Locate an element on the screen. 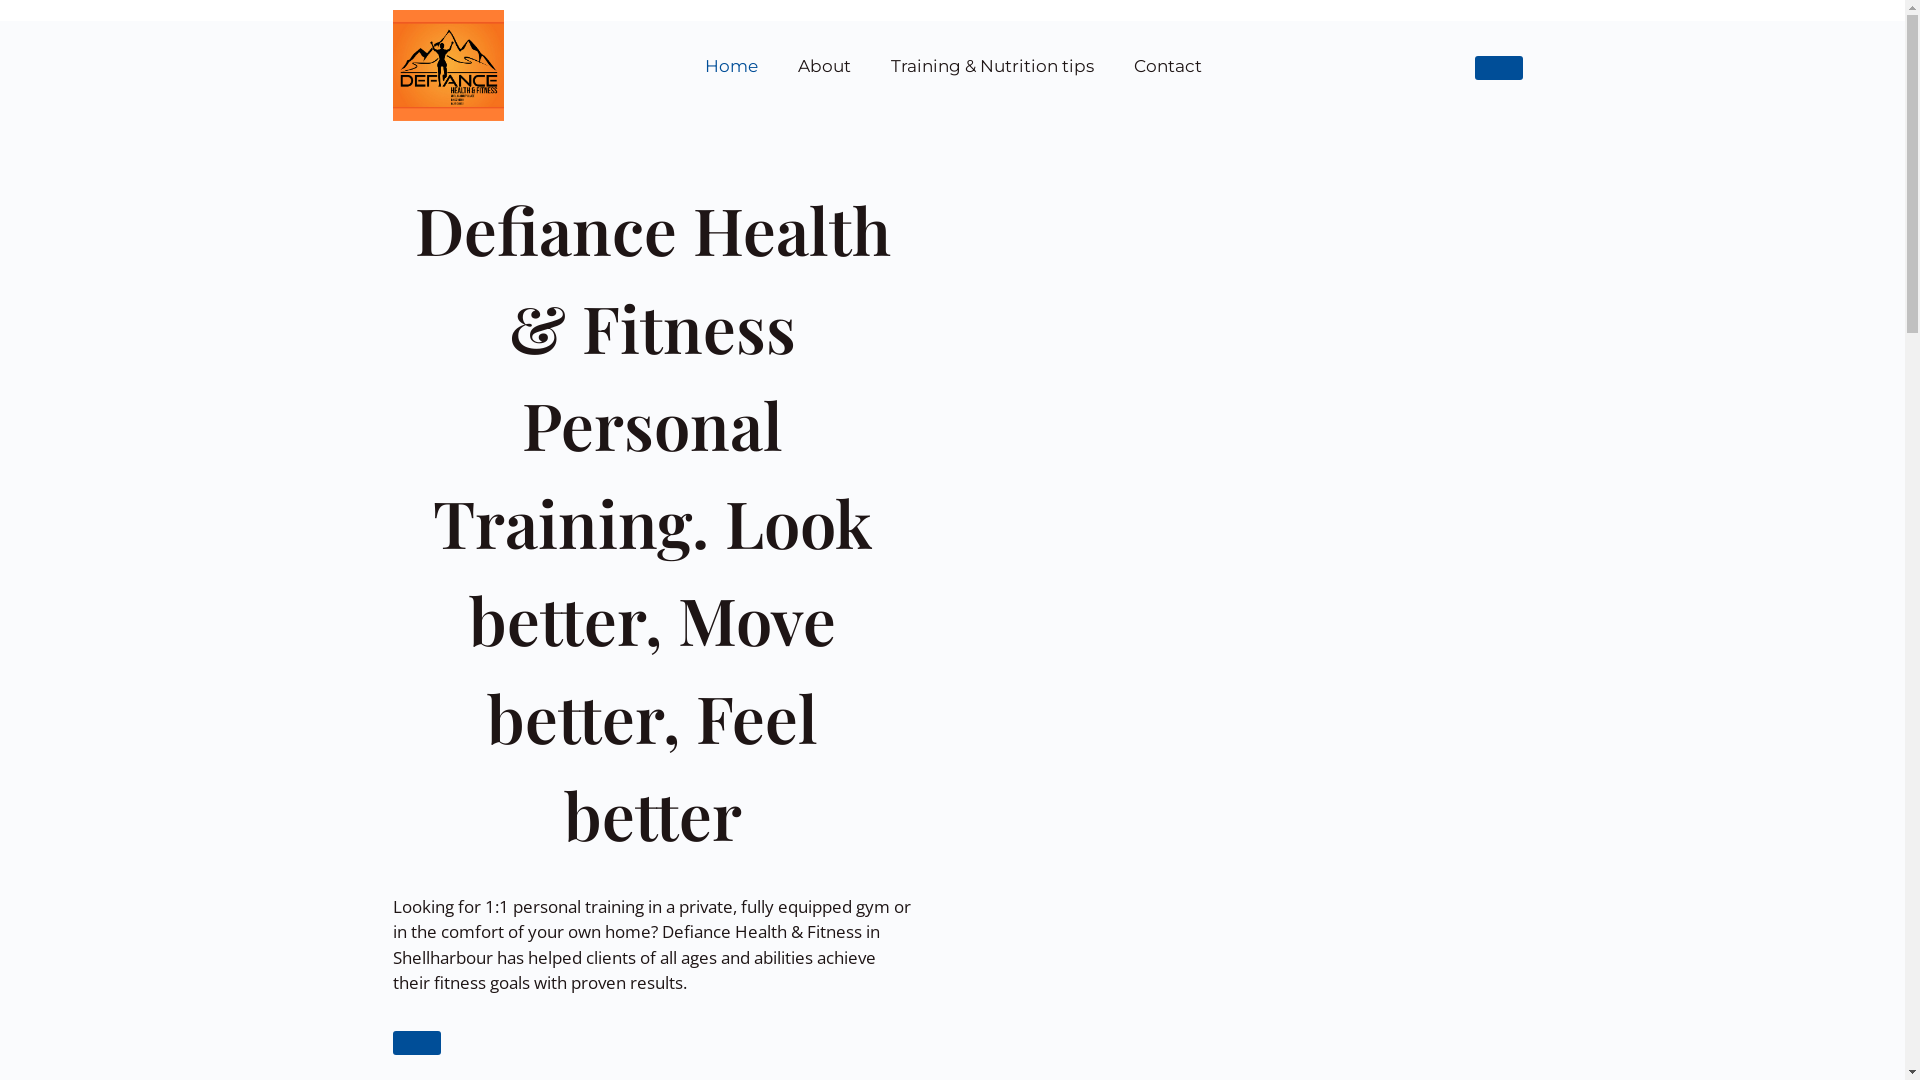  'Contact' is located at coordinates (1167, 64).